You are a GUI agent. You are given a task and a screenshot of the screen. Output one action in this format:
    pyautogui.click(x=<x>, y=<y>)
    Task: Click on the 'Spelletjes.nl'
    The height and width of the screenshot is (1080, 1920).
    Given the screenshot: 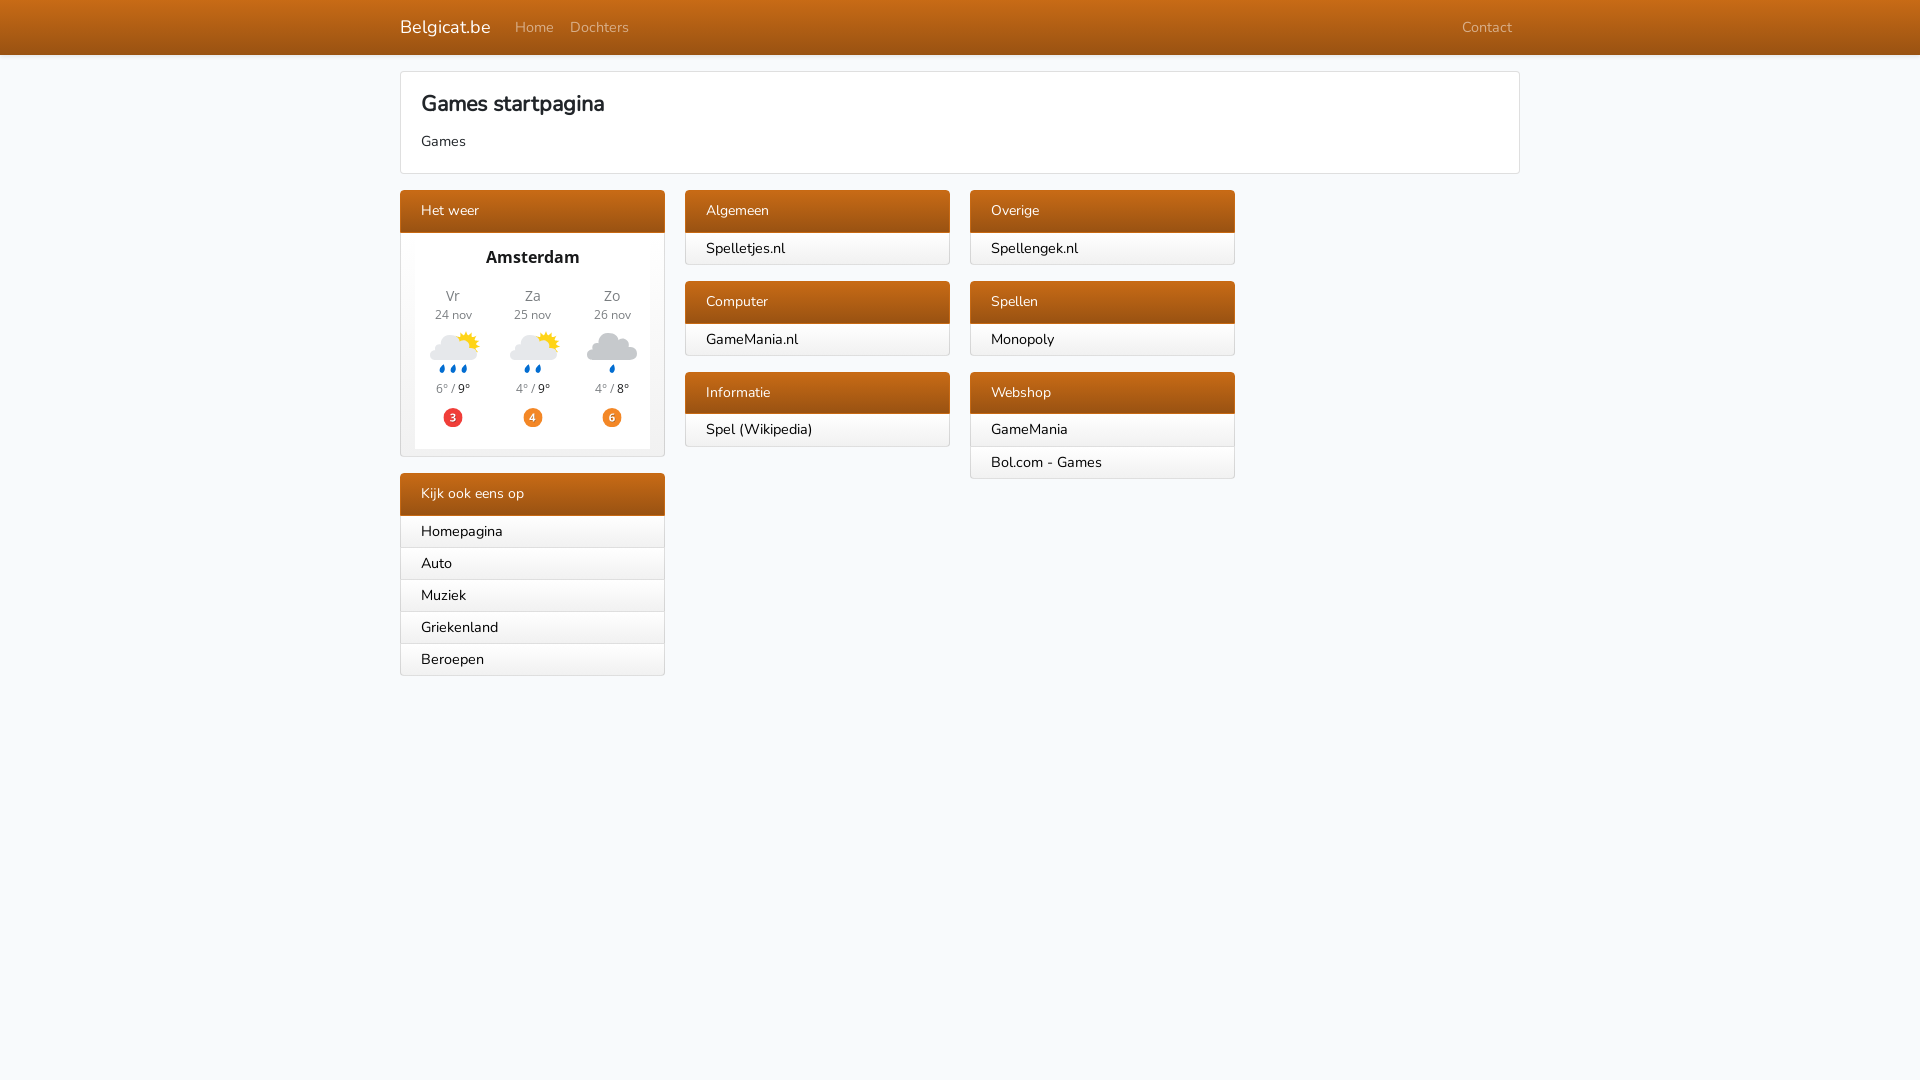 What is the action you would take?
    pyautogui.click(x=744, y=246)
    